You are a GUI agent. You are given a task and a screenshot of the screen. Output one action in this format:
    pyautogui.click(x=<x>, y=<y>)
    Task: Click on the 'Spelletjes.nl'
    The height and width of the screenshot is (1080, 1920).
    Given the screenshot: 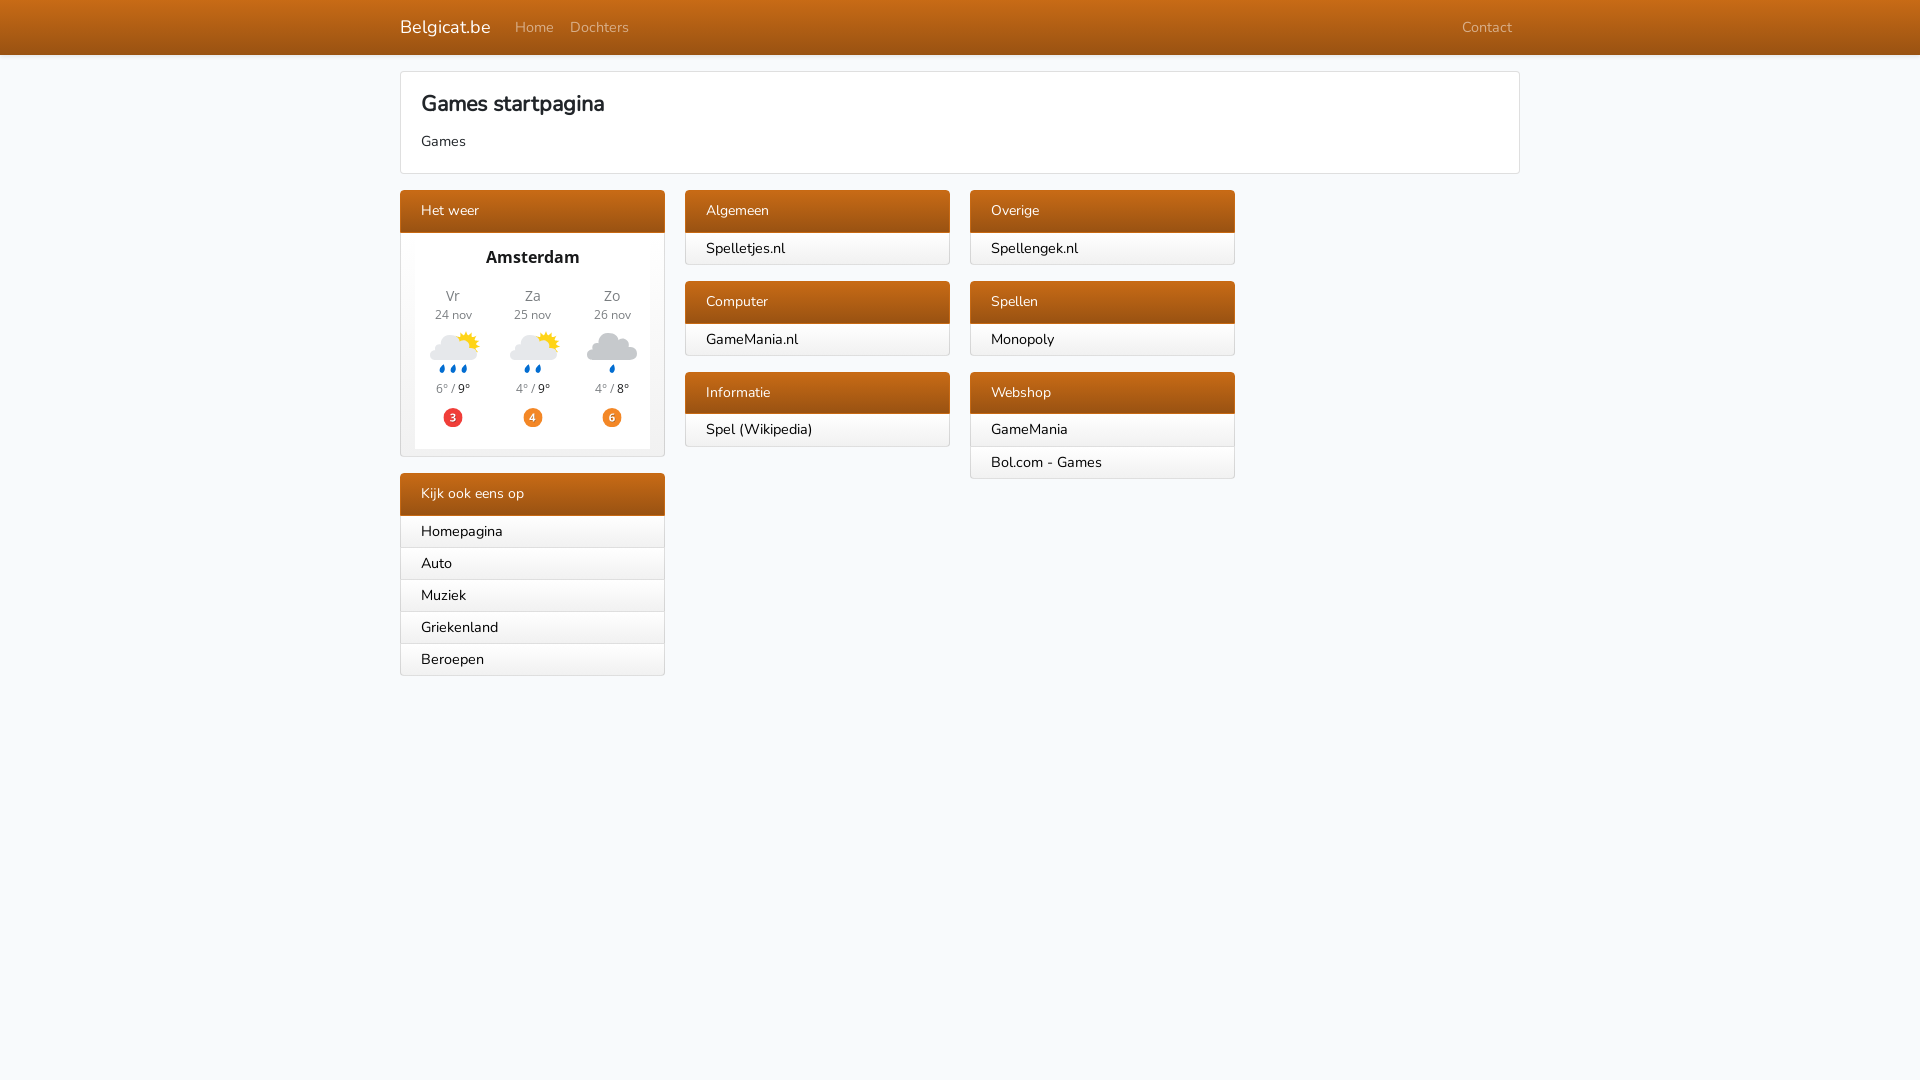 What is the action you would take?
    pyautogui.click(x=744, y=246)
    